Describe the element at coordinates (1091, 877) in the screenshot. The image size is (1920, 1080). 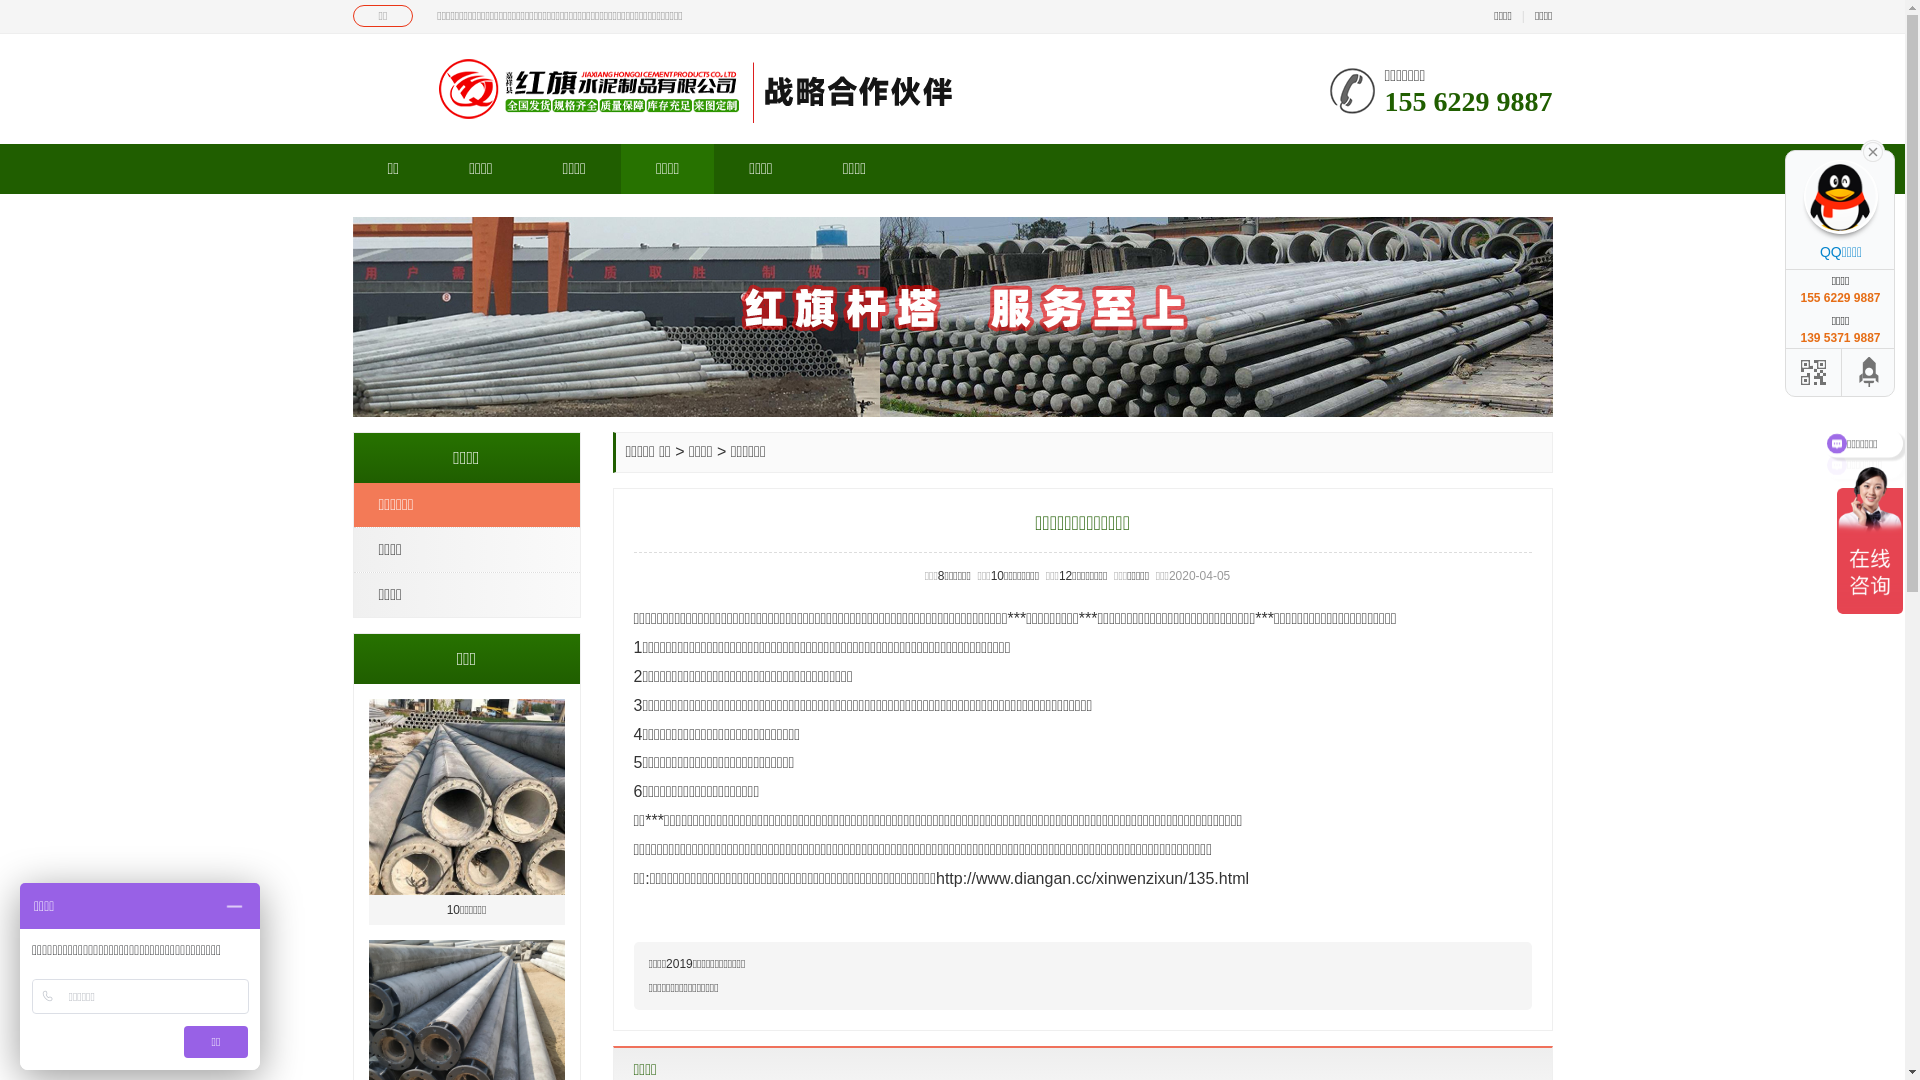
I see `'http://www.diangan.cc/xinwenzixun/135.html'` at that location.